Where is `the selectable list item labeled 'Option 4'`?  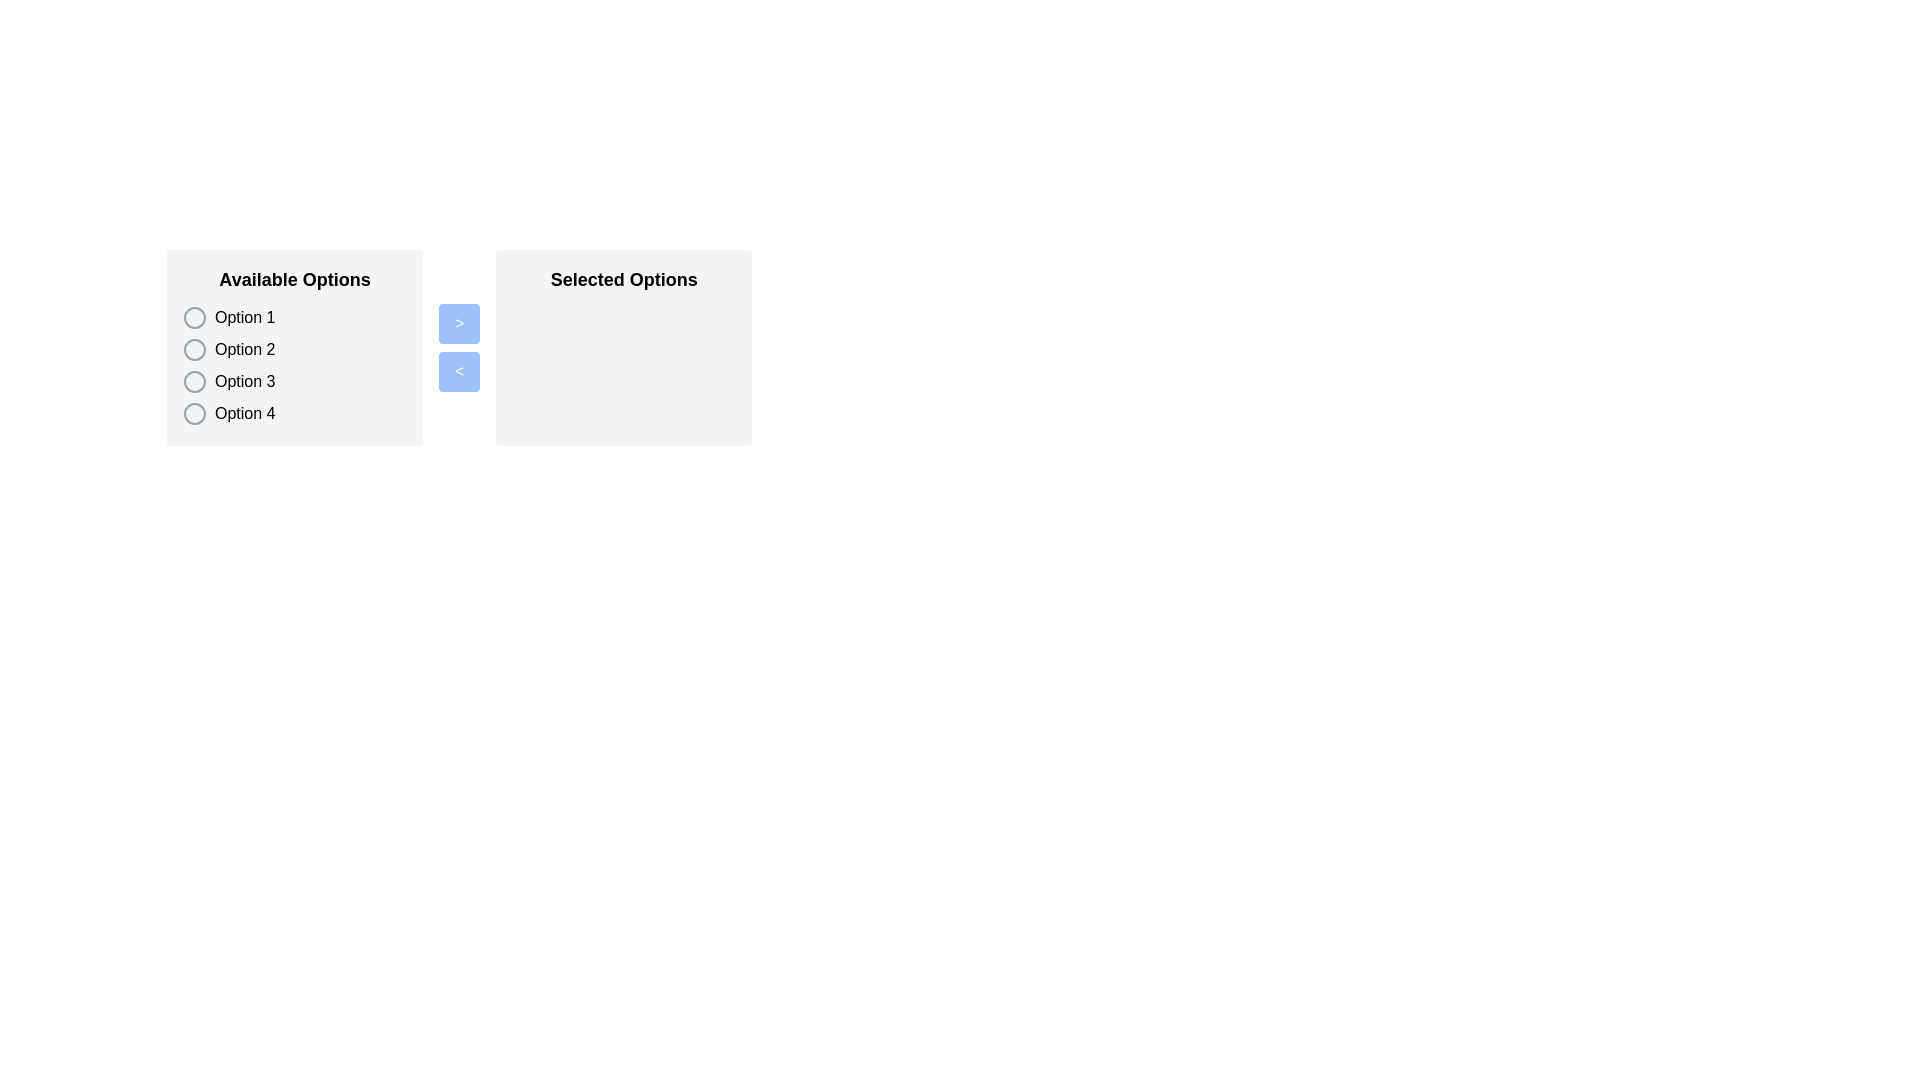 the selectable list item labeled 'Option 4' is located at coordinates (293, 412).